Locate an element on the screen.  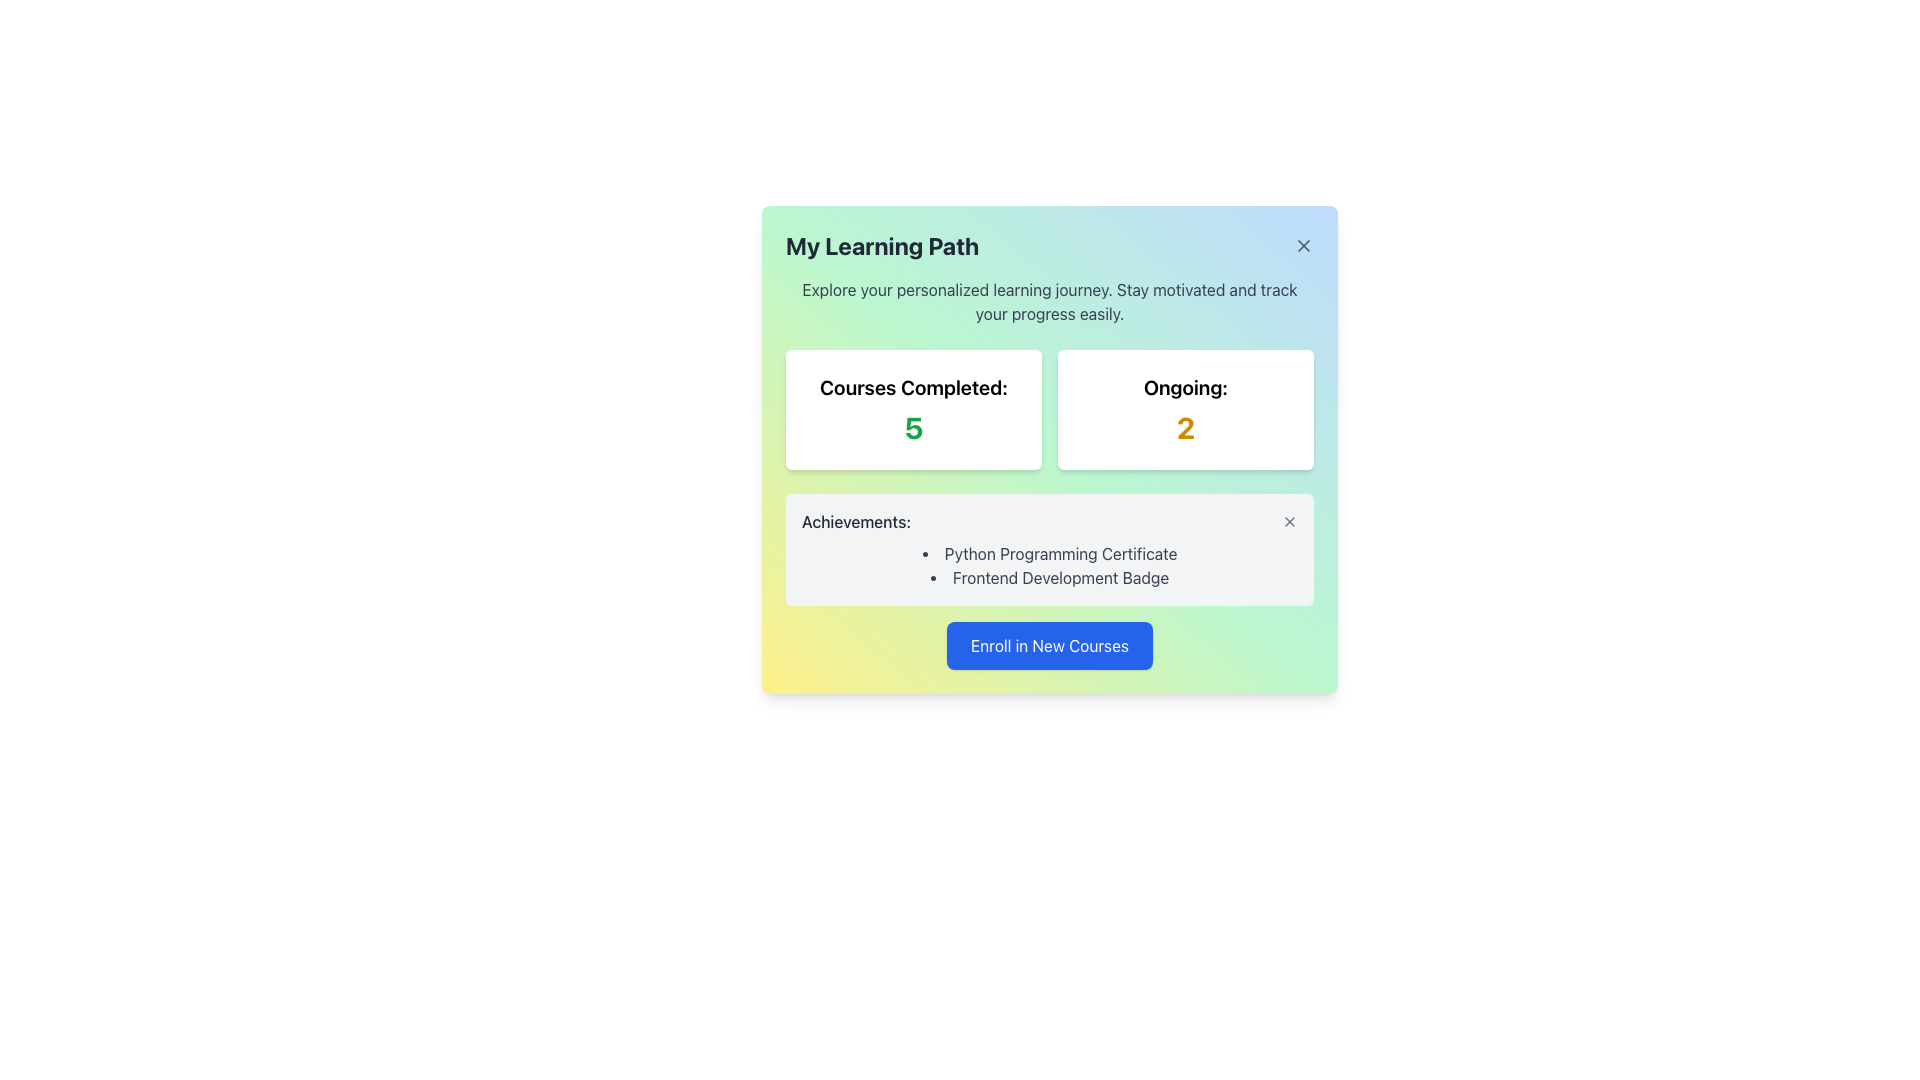
the Text Label located in the top-right division of a two-column layout, which indicates the category or count of ongoing items and is situated above the numeric value '2' is located at coordinates (1185, 388).